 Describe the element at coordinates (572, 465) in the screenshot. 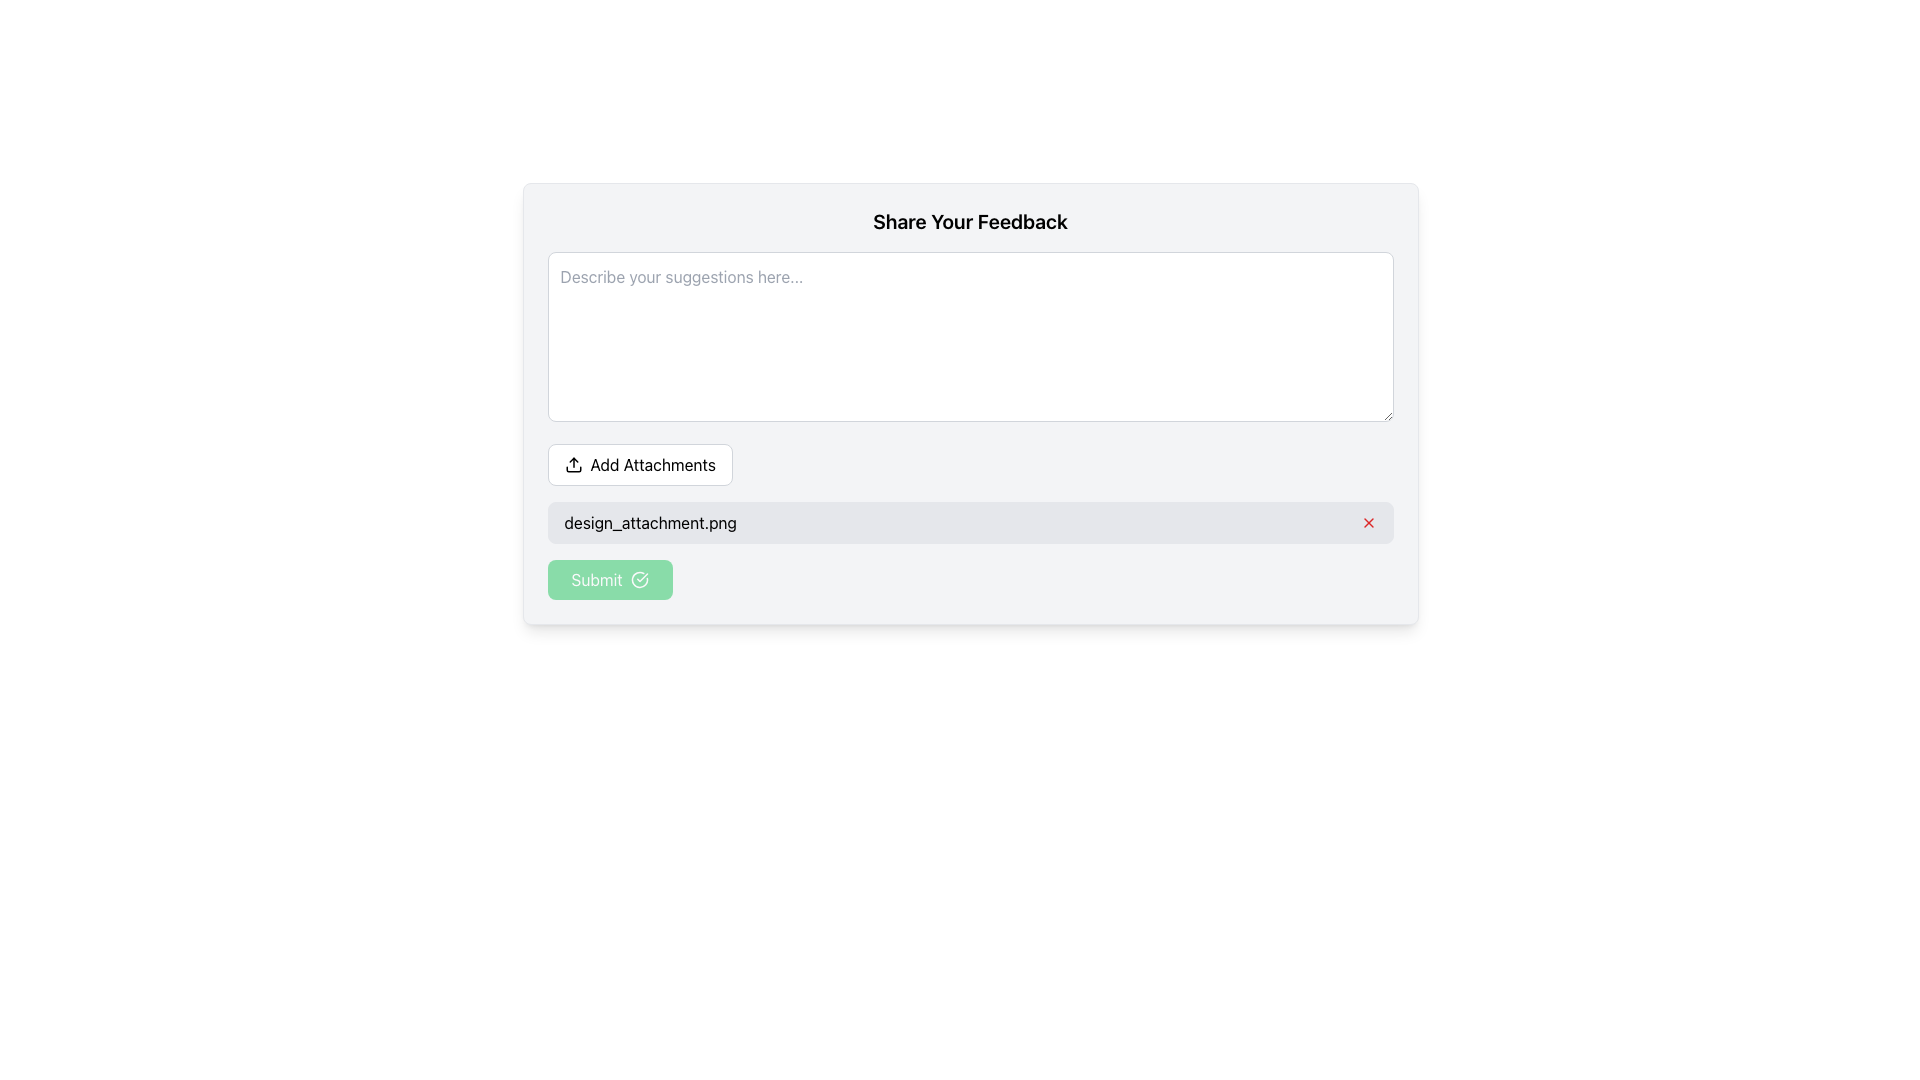

I see `upload icon SVG graphic element, which features an upward-pointing arrow inside a rectangular base outline, located to the left of the 'Add Attachments' text` at that location.